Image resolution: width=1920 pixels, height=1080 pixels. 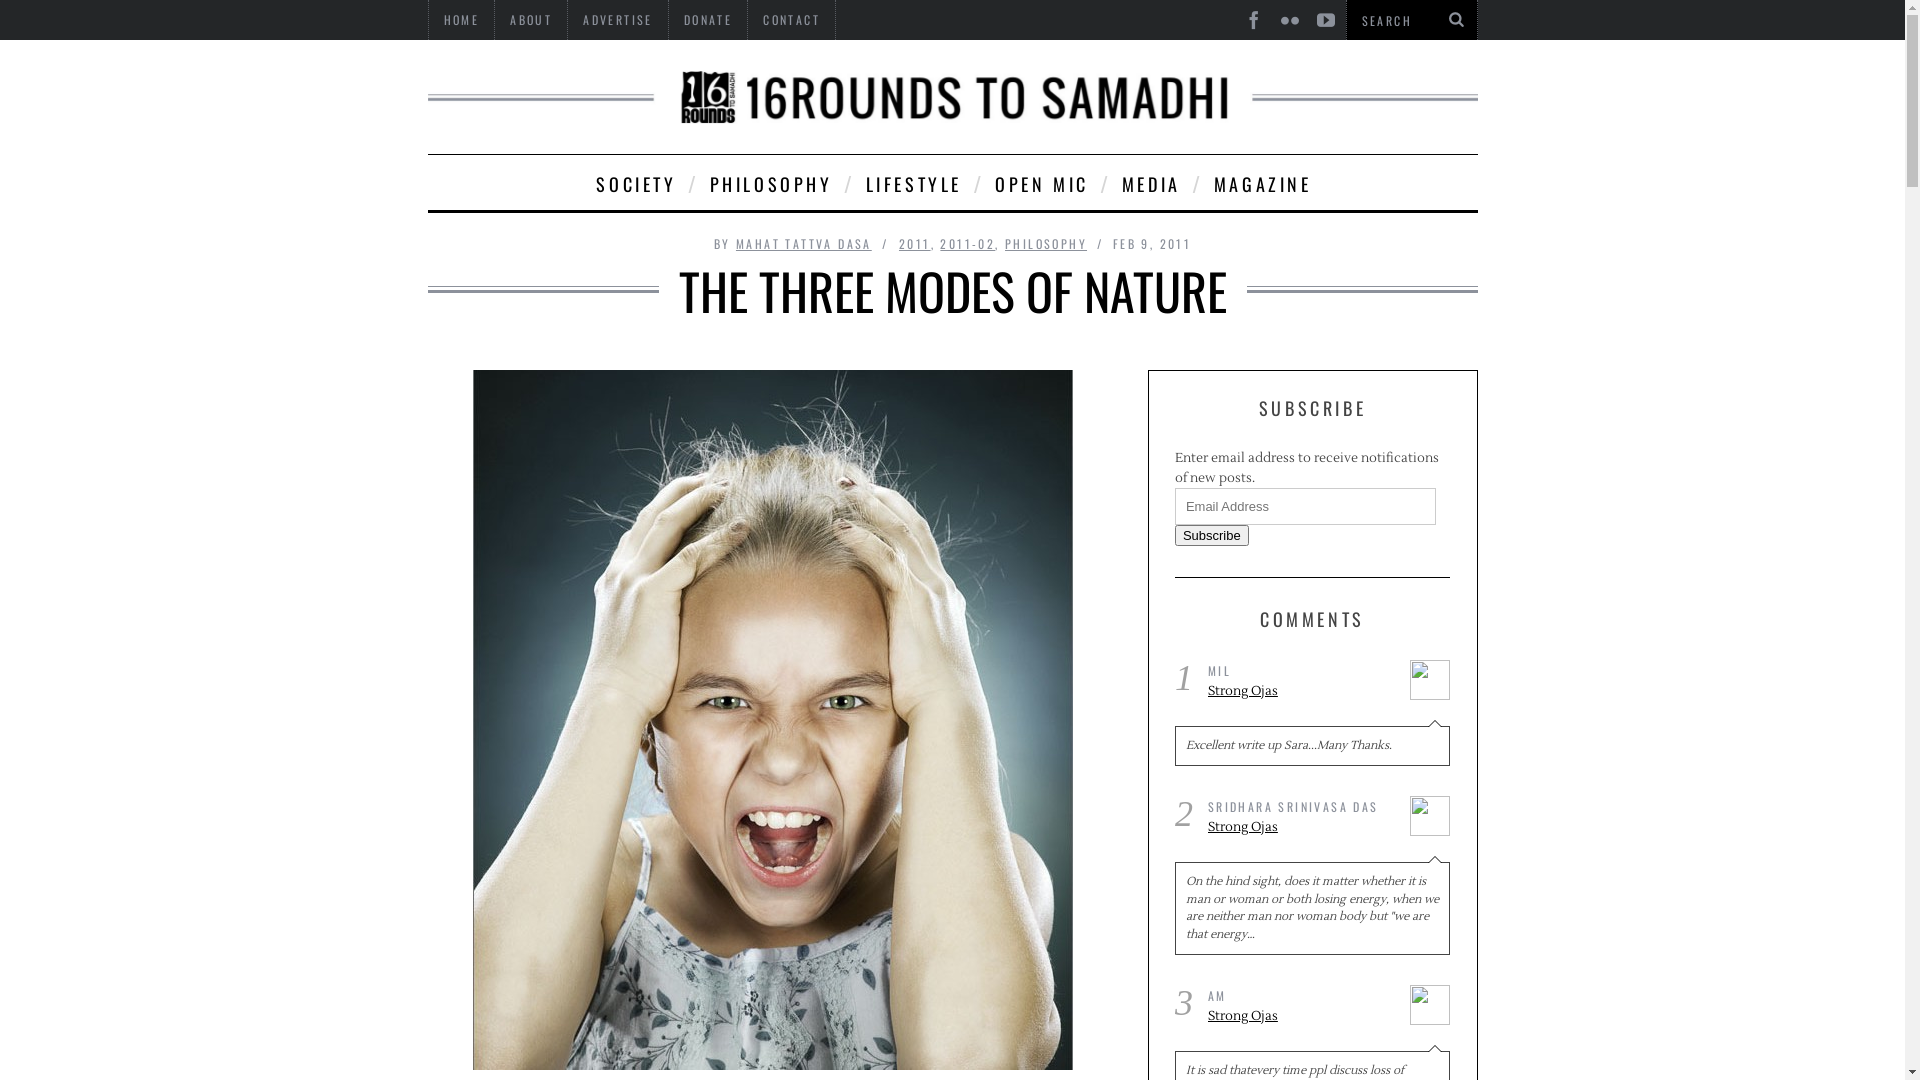 What do you see at coordinates (897, 242) in the screenshot?
I see `'2011'` at bounding box center [897, 242].